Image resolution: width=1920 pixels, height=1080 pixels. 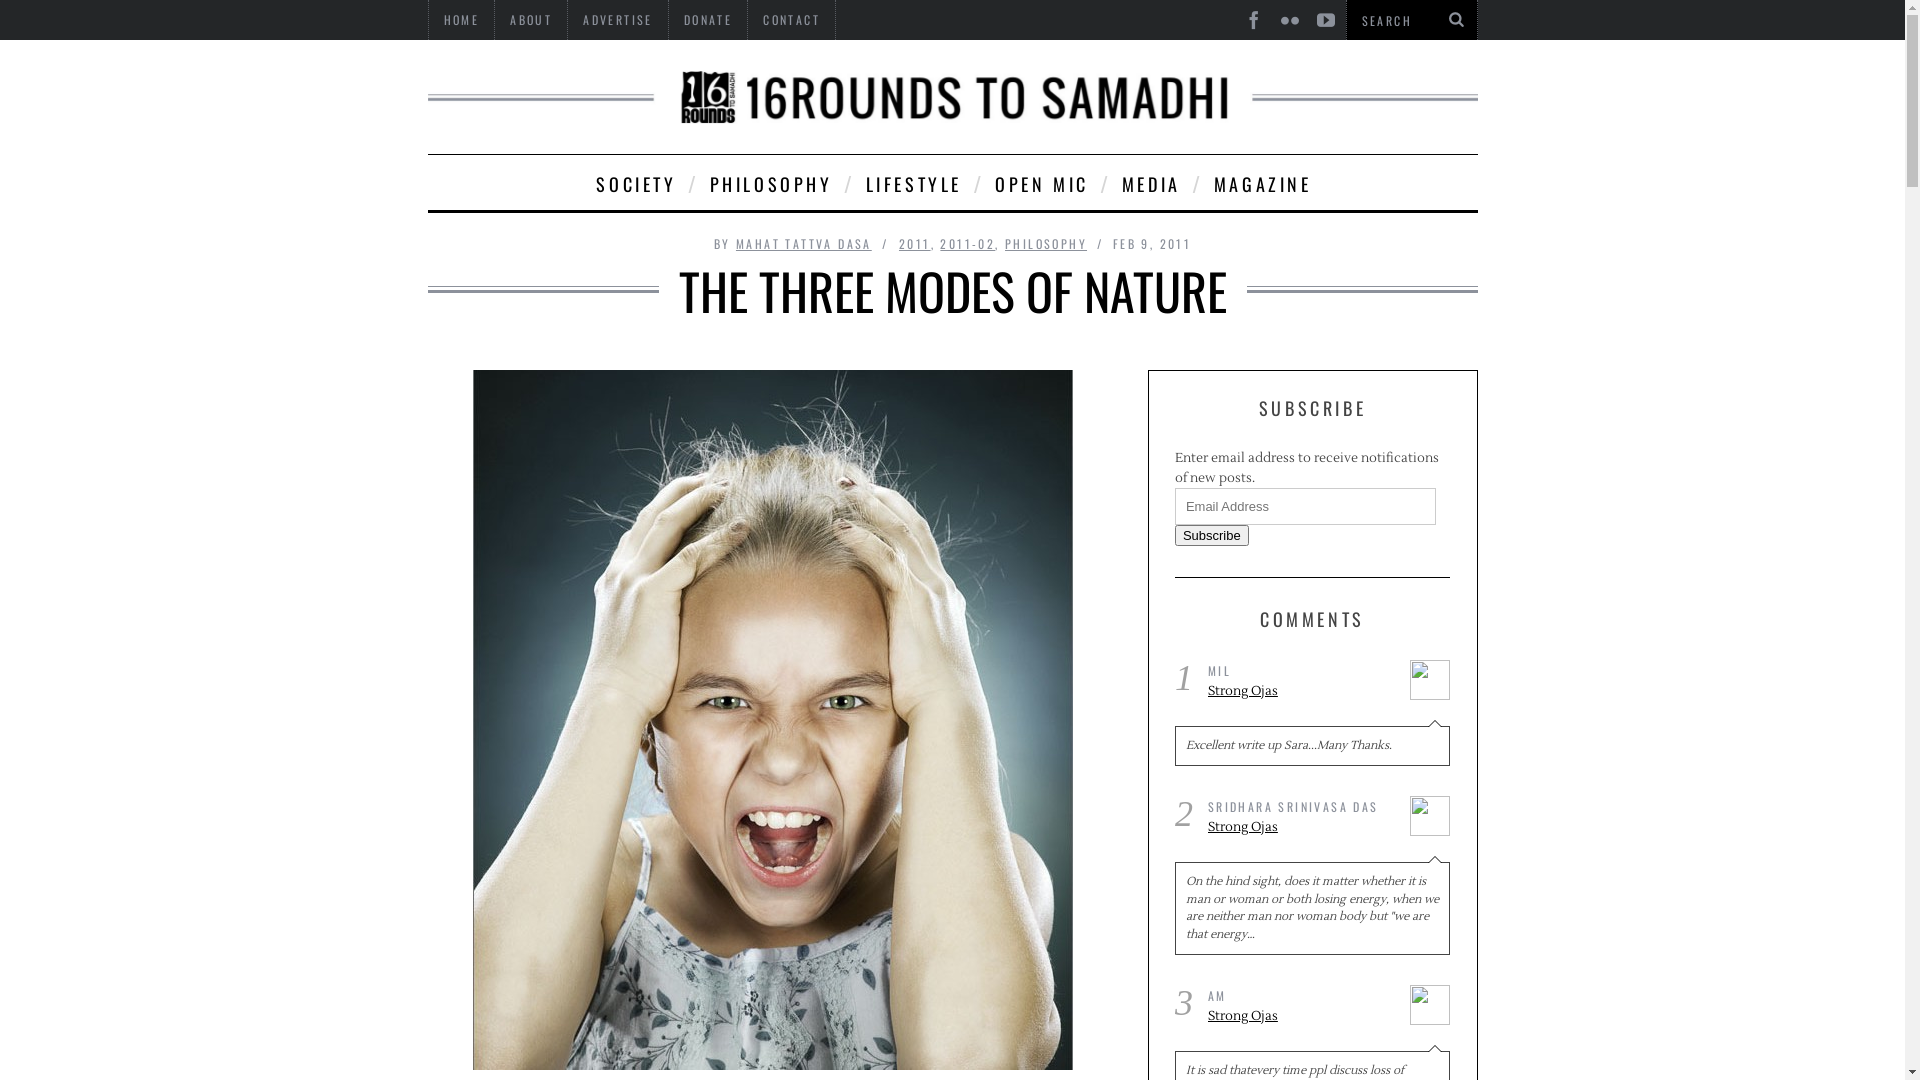 What do you see at coordinates (897, 242) in the screenshot?
I see `'2011'` at bounding box center [897, 242].